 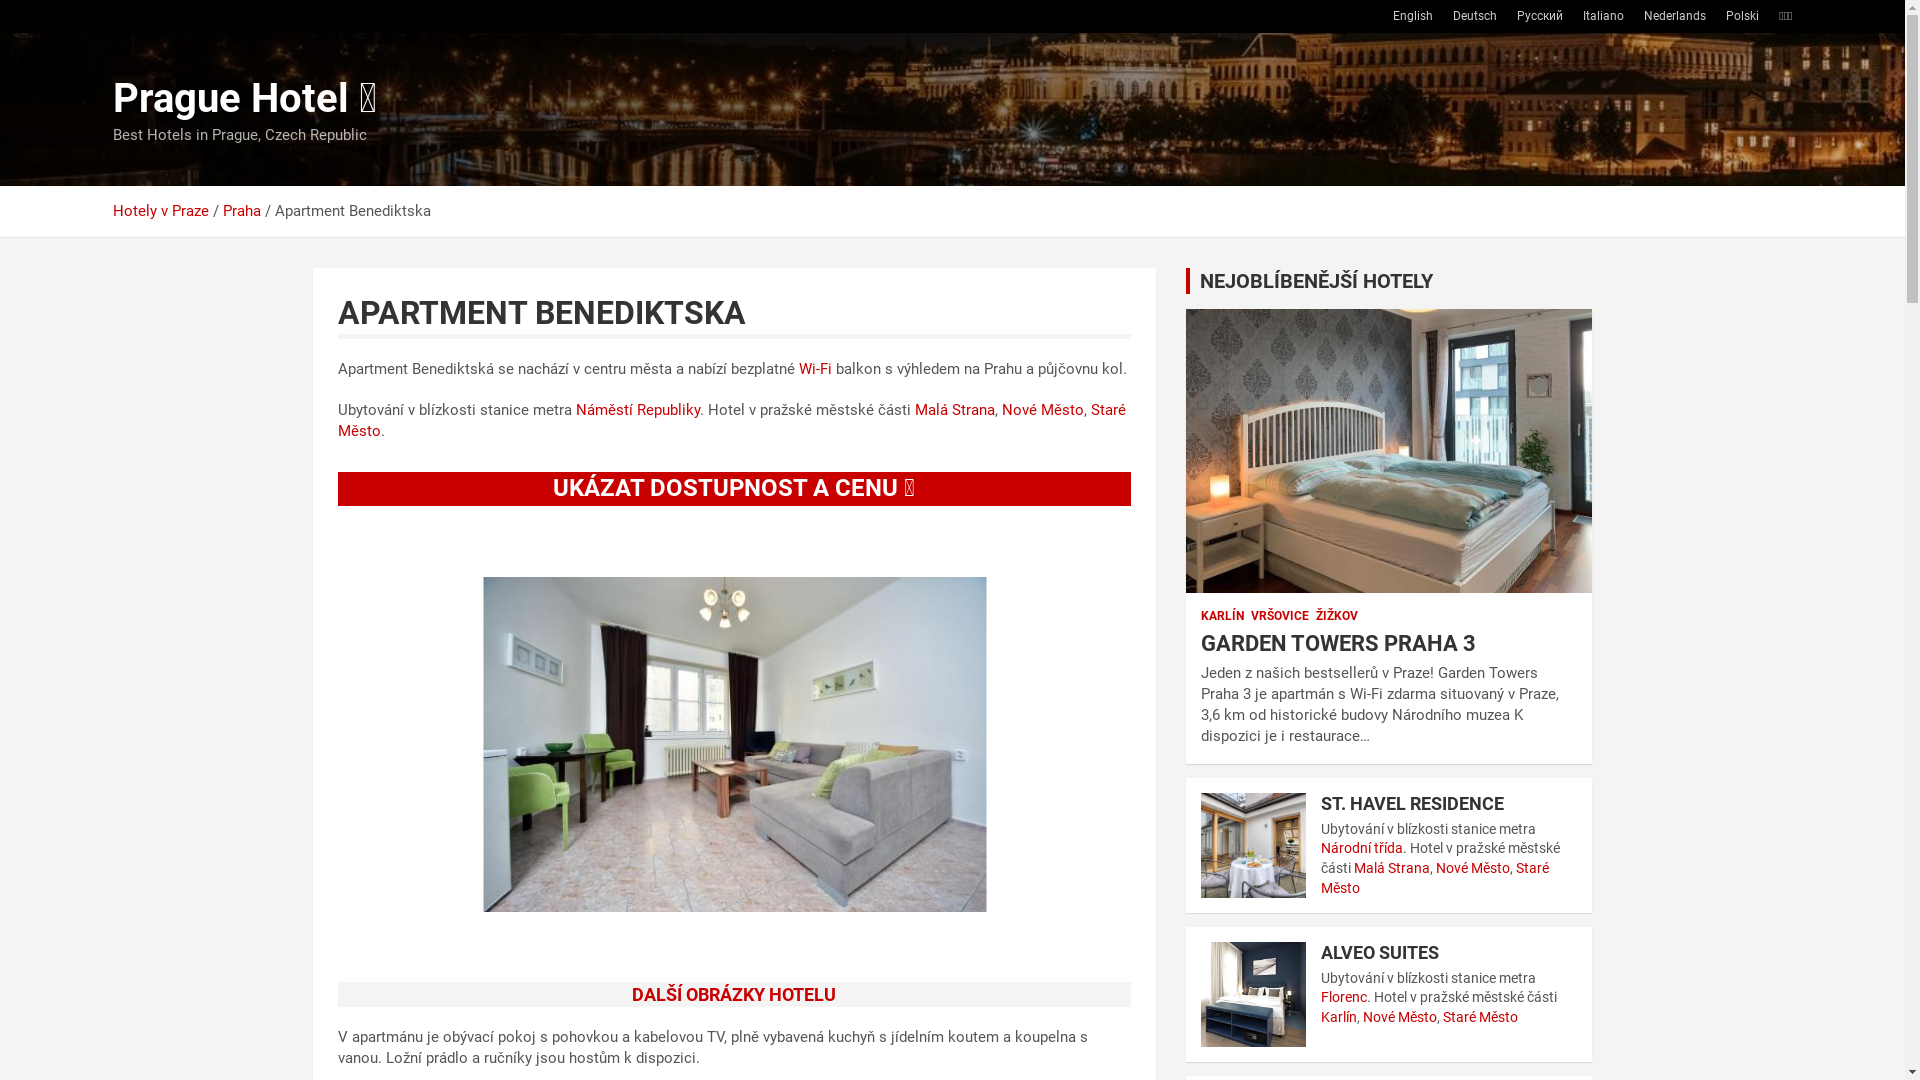 I want to click on 'Praha', so click(x=221, y=211).